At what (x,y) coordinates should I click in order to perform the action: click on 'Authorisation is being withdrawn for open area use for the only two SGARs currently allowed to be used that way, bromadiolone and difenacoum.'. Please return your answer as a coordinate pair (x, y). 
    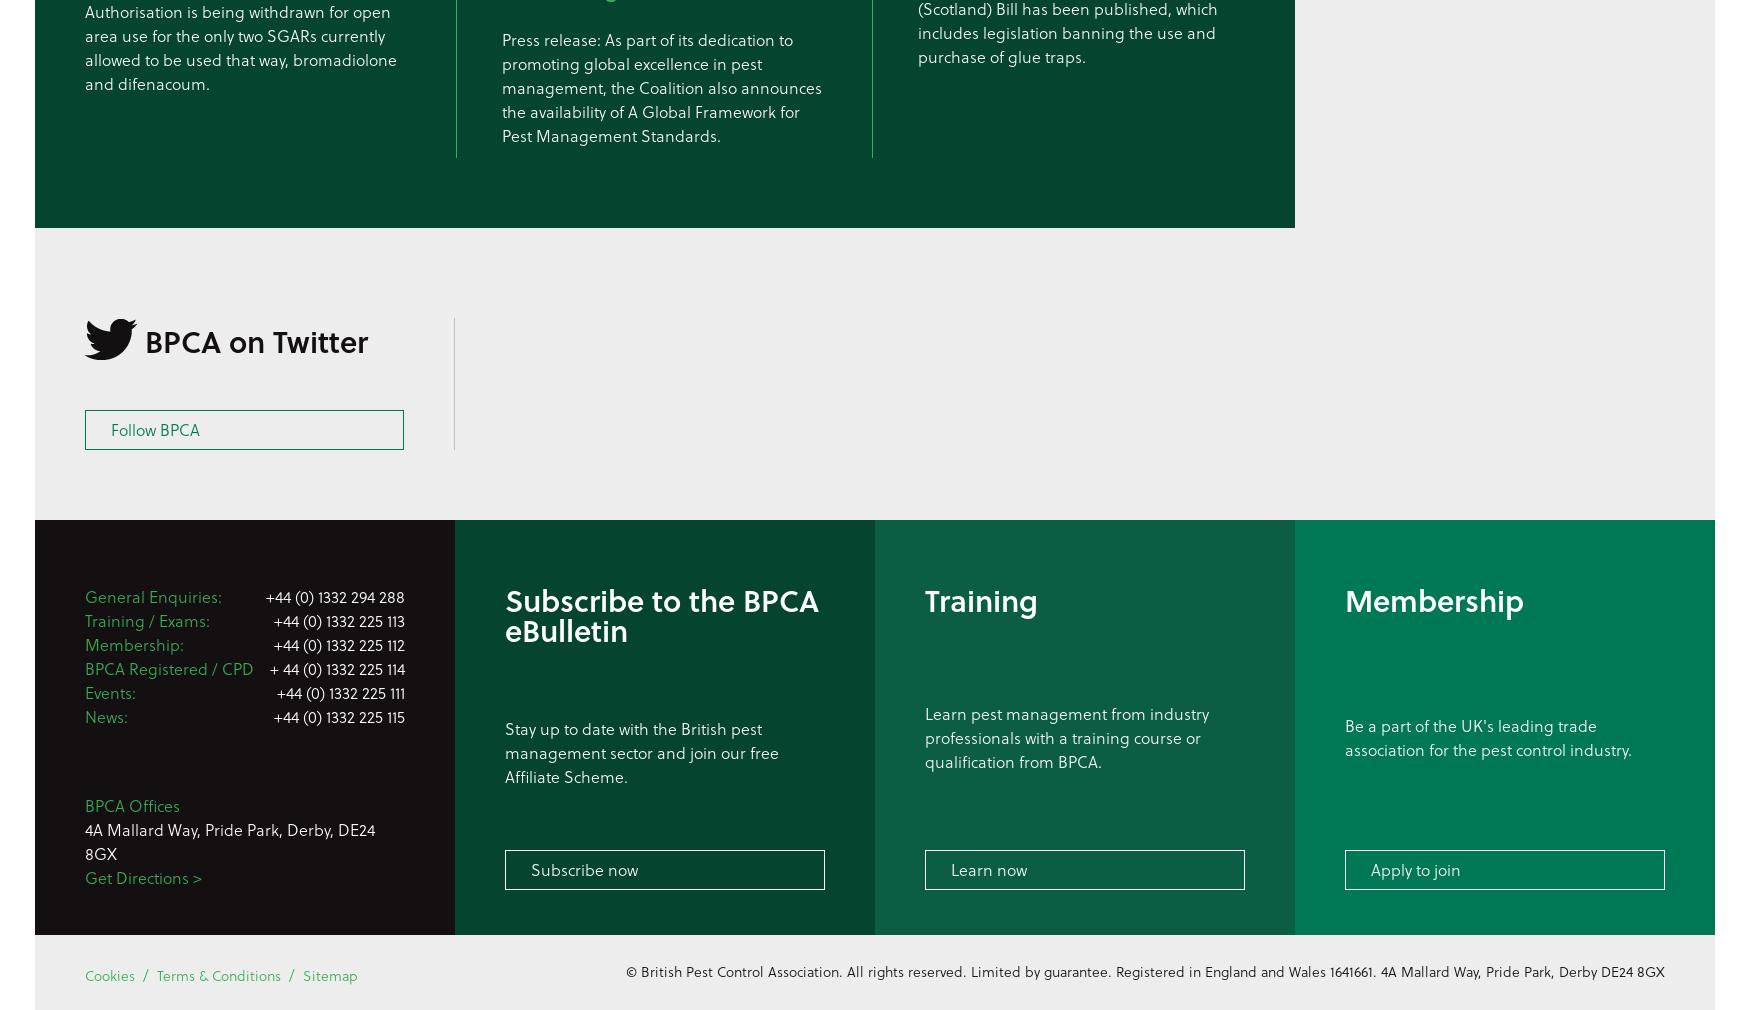
    Looking at the image, I should click on (85, 46).